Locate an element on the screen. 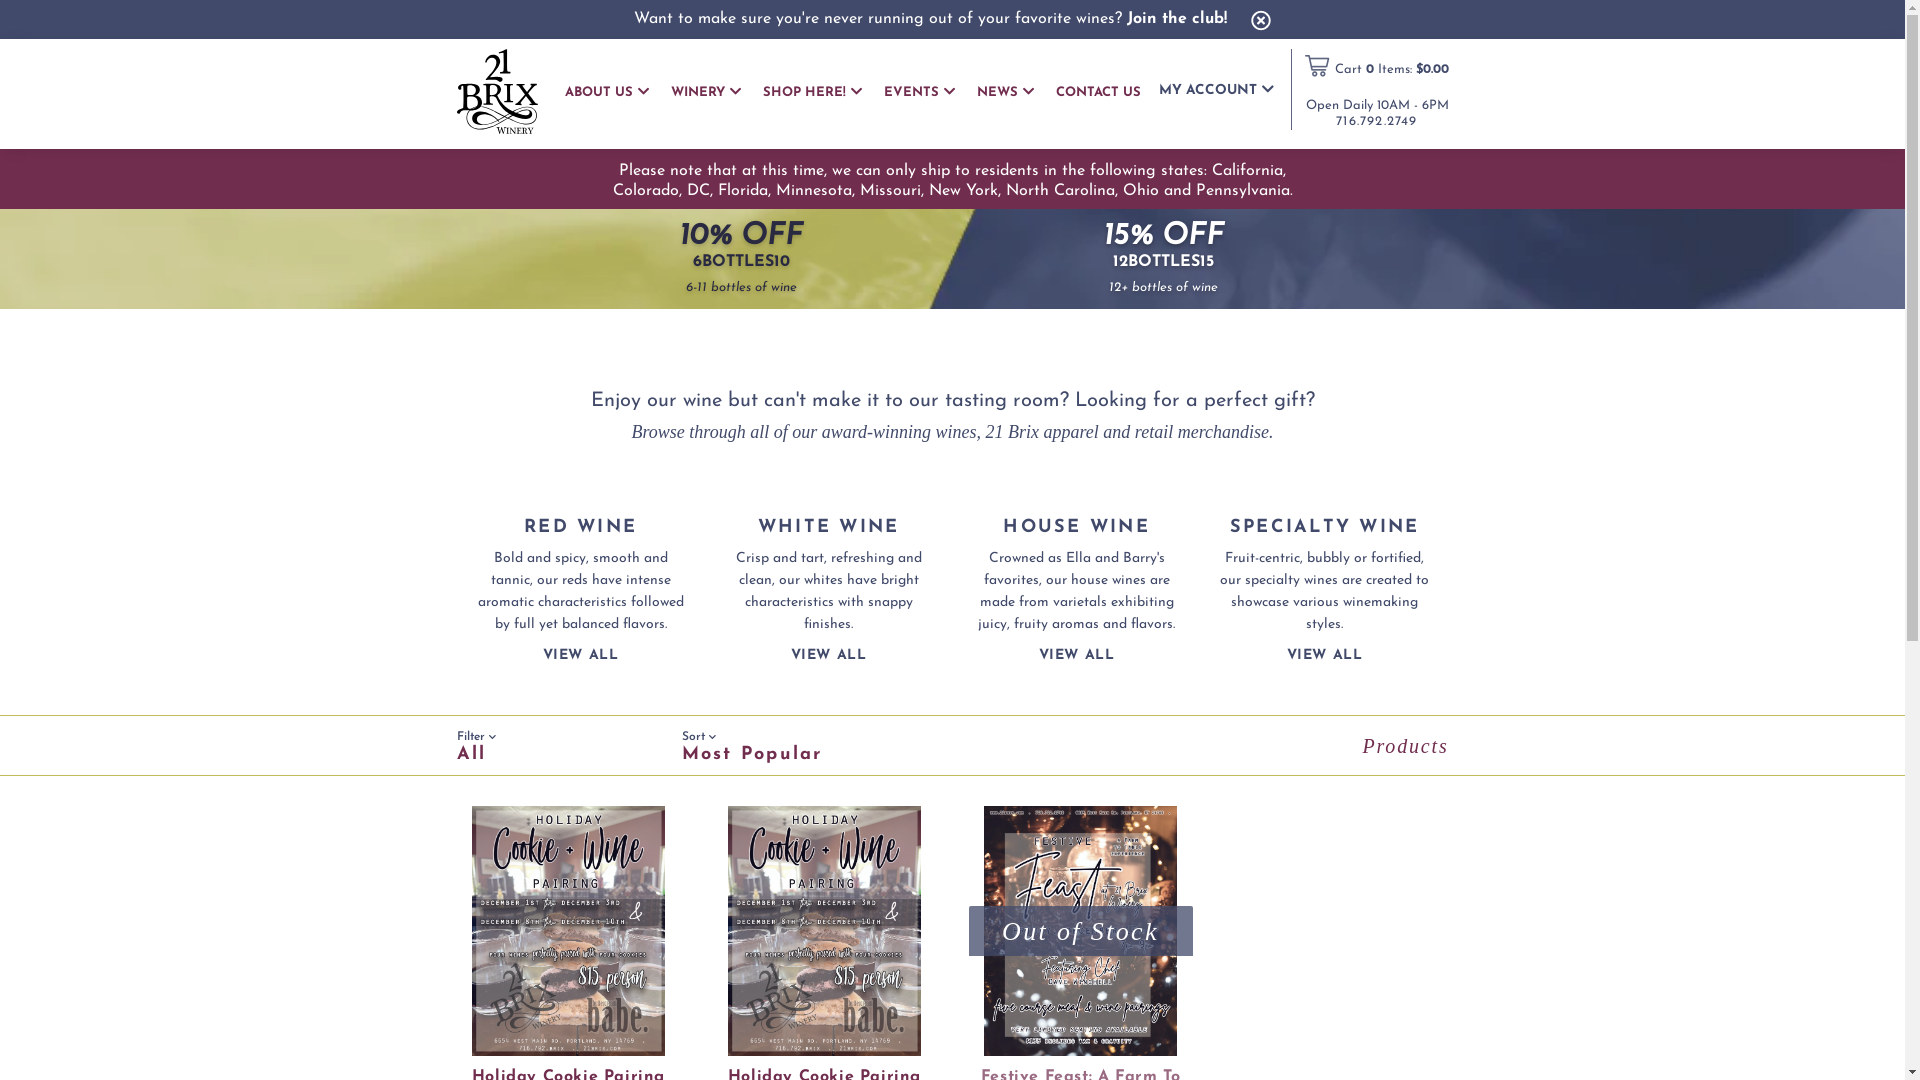 This screenshot has height=1080, width=1920. 'SHOP HERE!' is located at coordinates (811, 92).